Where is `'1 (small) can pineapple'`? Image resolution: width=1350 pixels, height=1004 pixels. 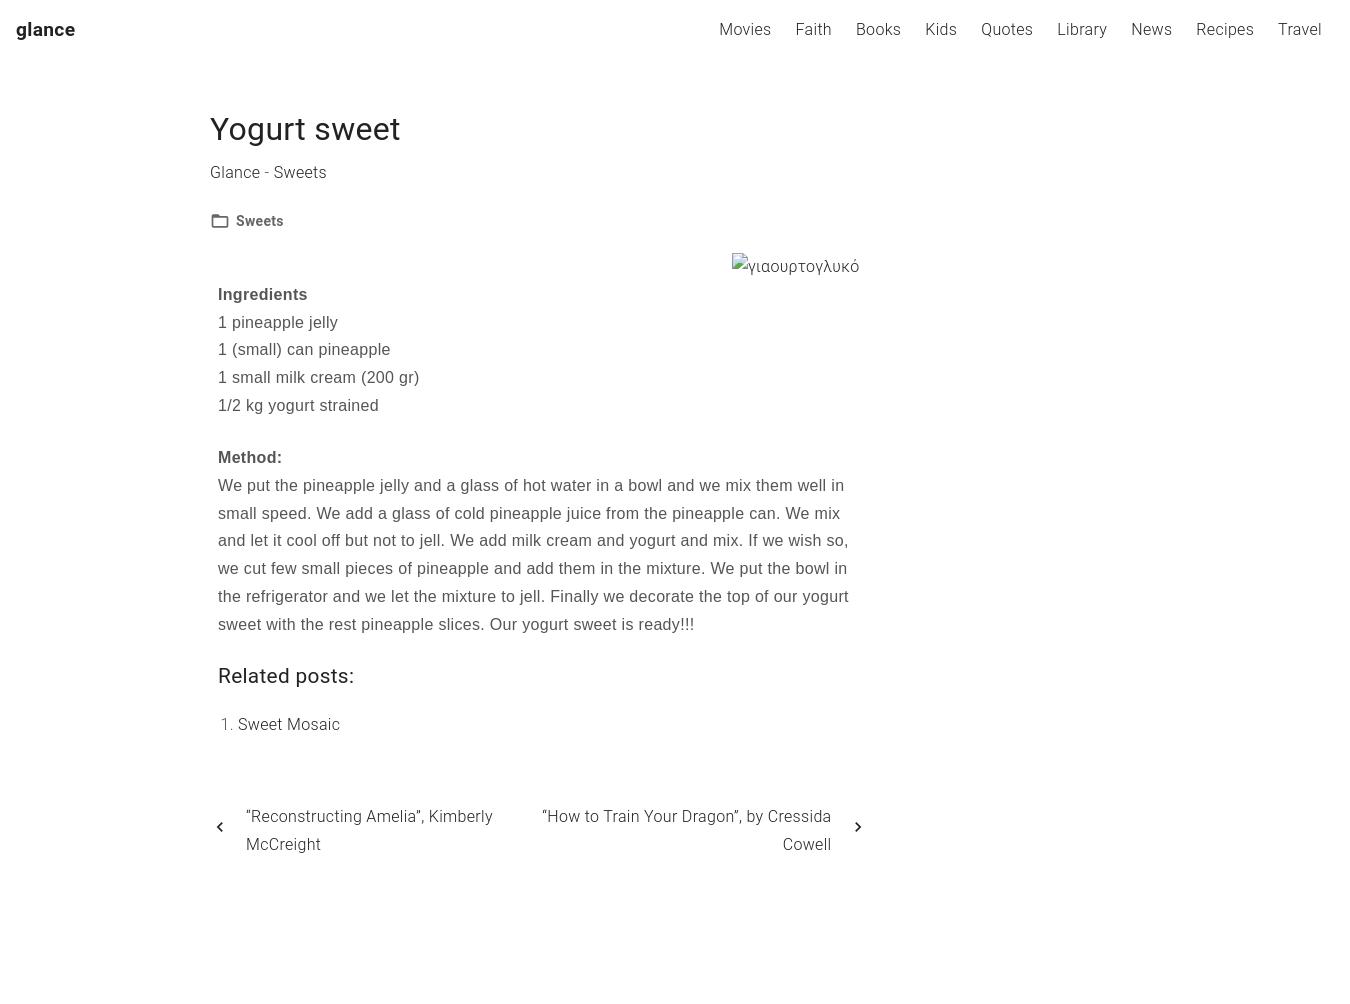 '1 (small) can pineapple' is located at coordinates (303, 349).